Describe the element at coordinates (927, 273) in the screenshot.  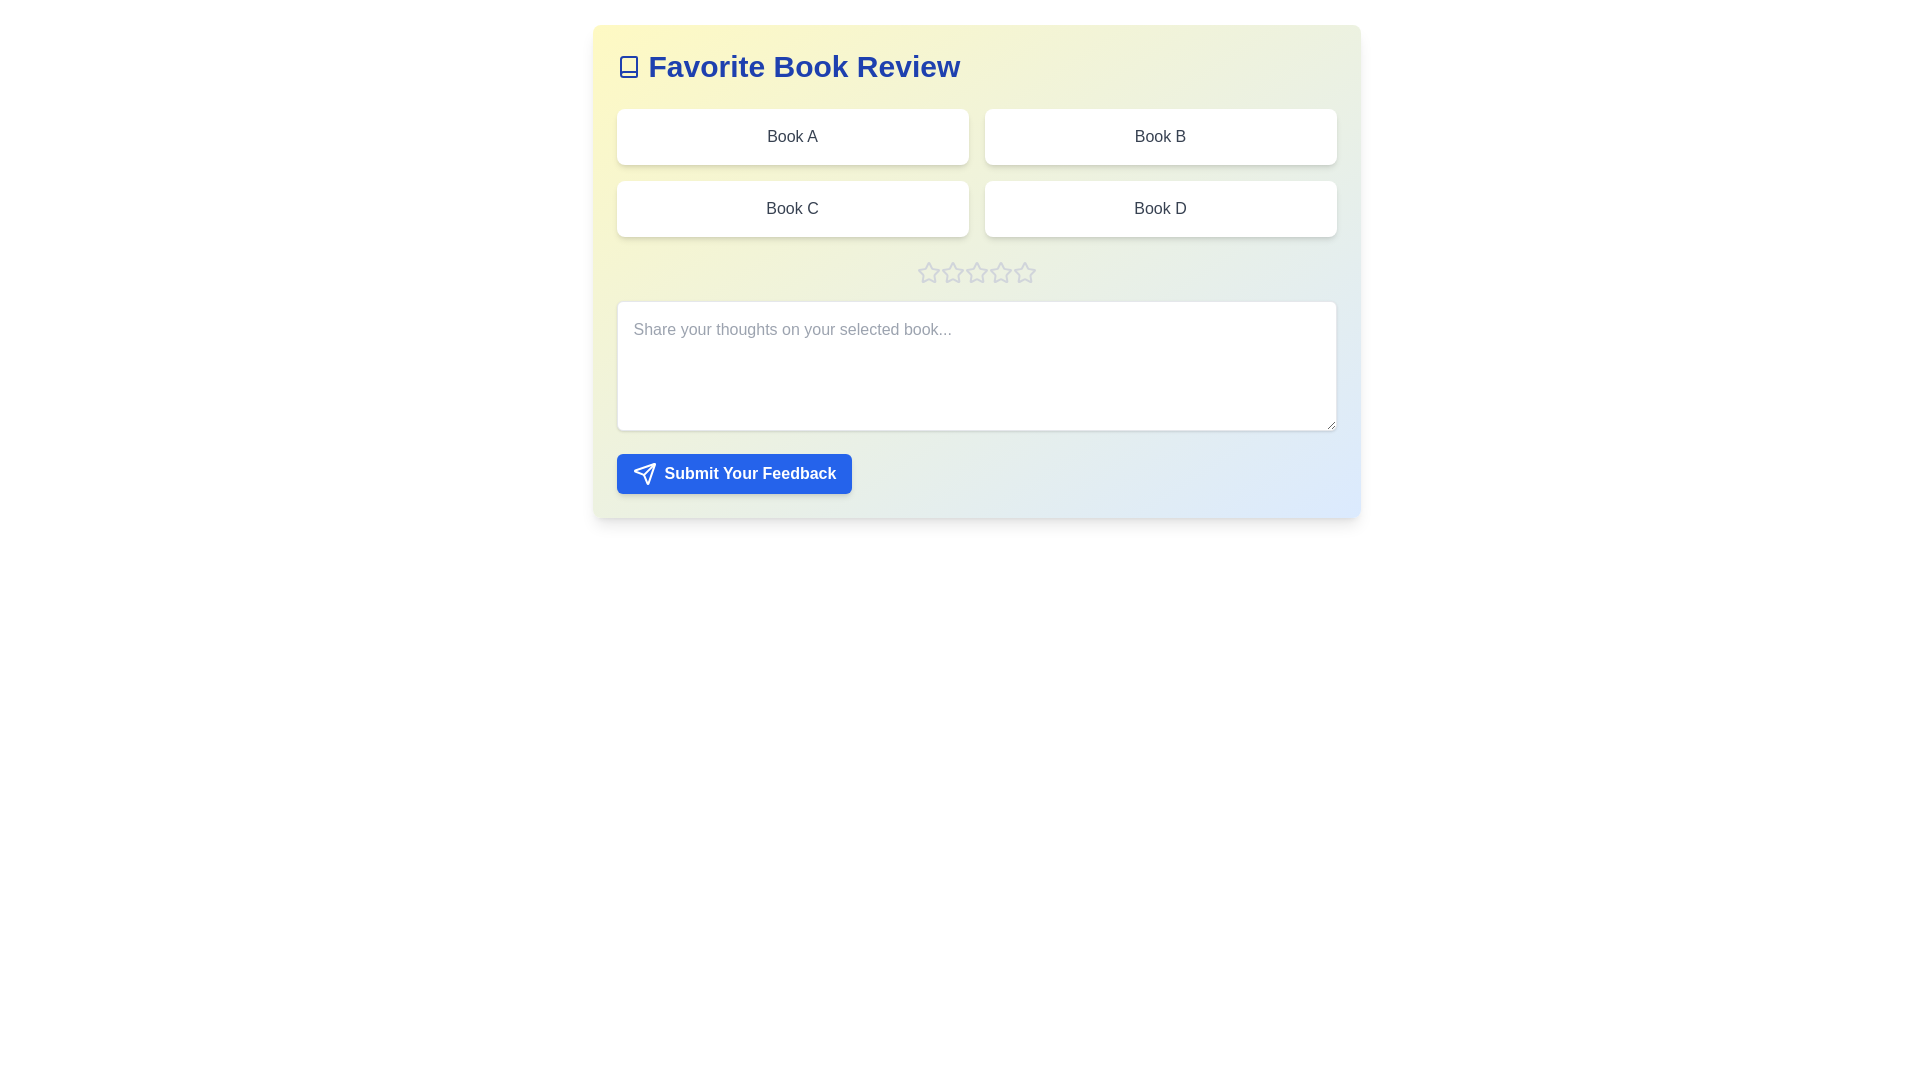
I see `the book rating to 1 stars` at that location.